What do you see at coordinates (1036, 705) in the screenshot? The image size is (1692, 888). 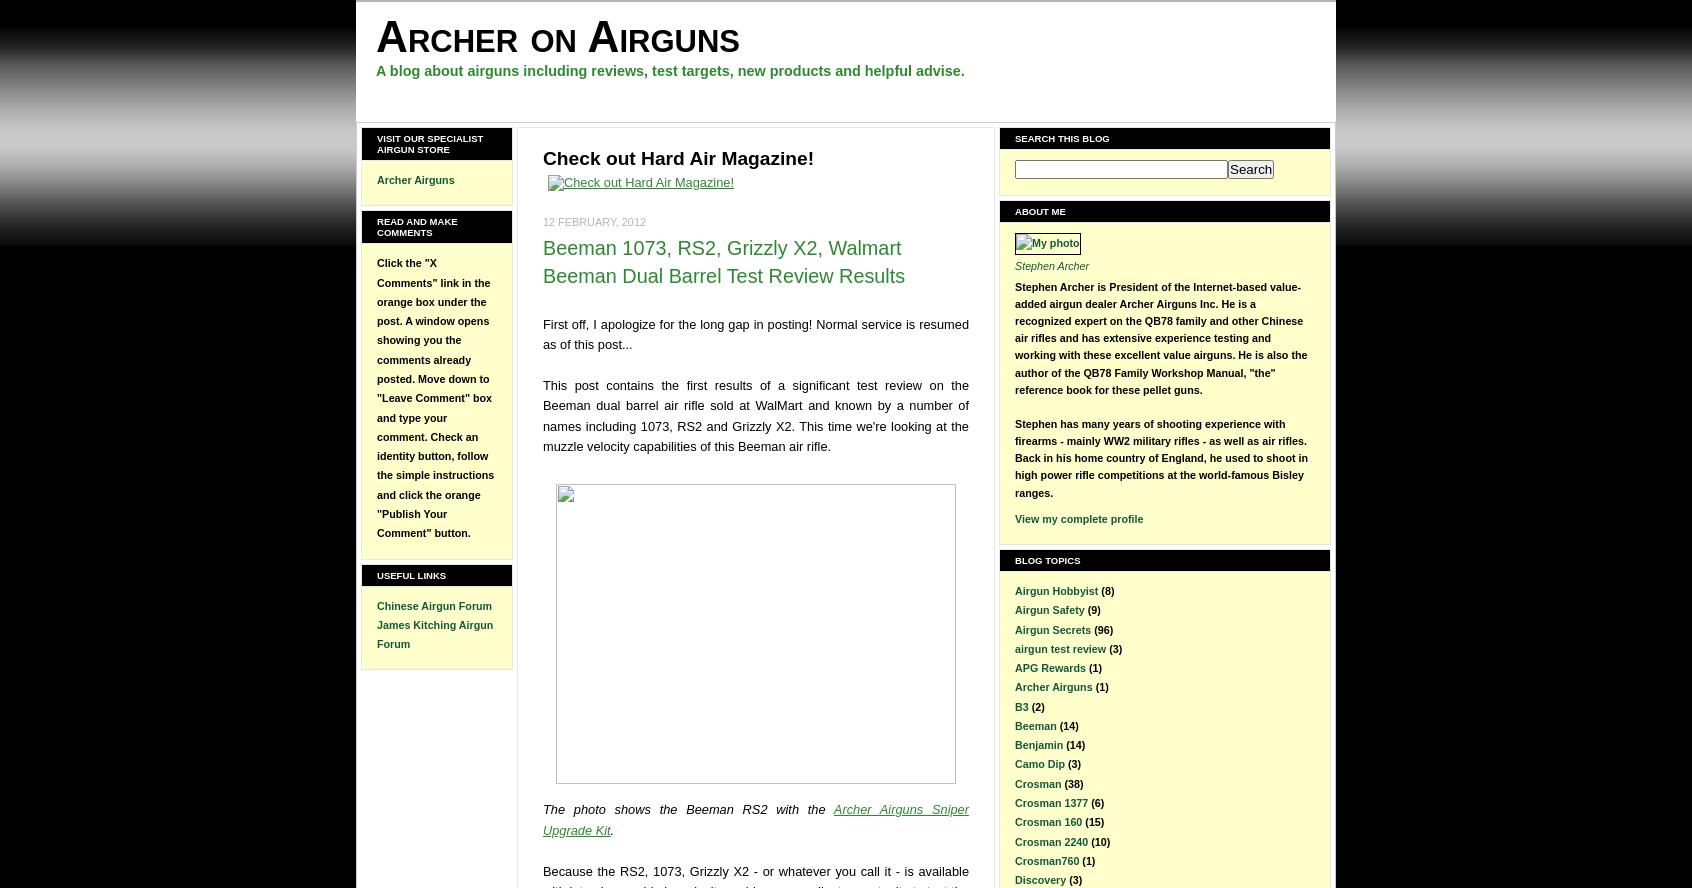 I see `'(2)'` at bounding box center [1036, 705].